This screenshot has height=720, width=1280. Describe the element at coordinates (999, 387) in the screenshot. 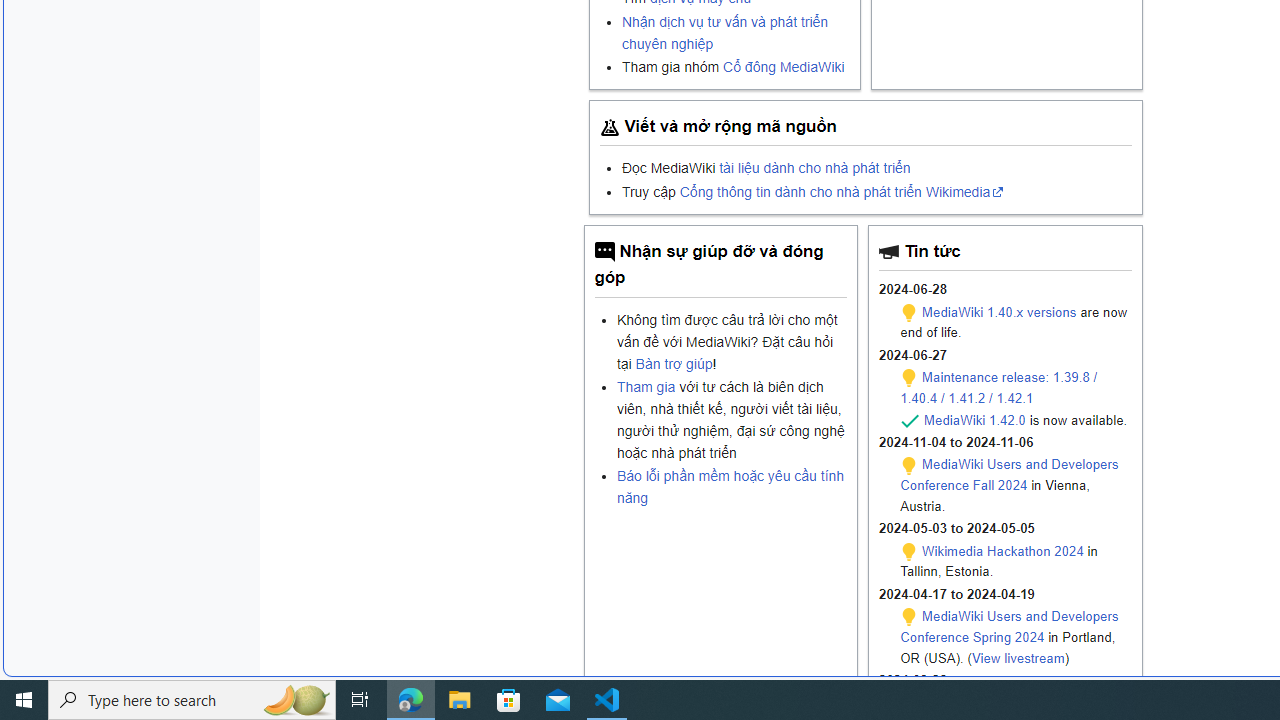

I see `'Maintenance release: 1.39.8 / 1.40.4 / 1.41.2 / 1.42.1'` at that location.